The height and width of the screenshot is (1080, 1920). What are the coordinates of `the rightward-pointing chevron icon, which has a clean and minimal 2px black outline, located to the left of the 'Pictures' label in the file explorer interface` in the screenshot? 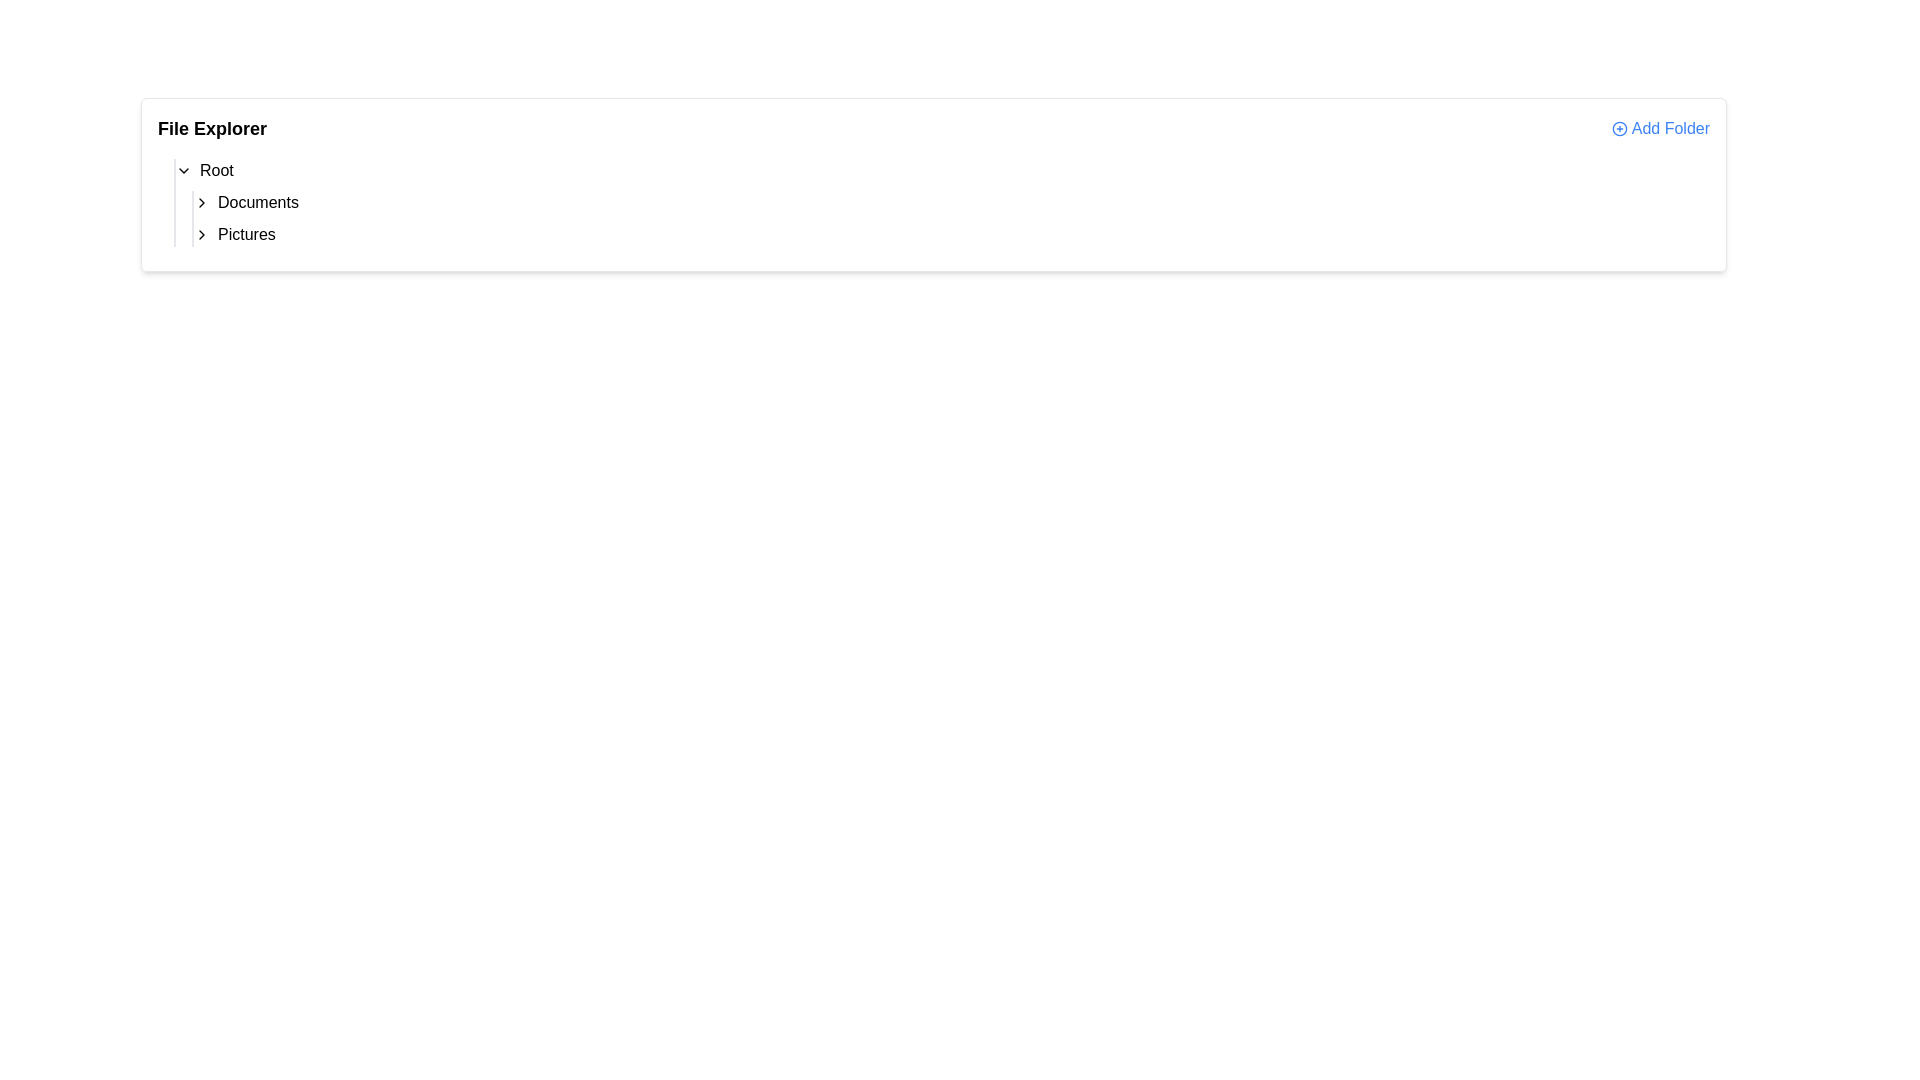 It's located at (201, 234).